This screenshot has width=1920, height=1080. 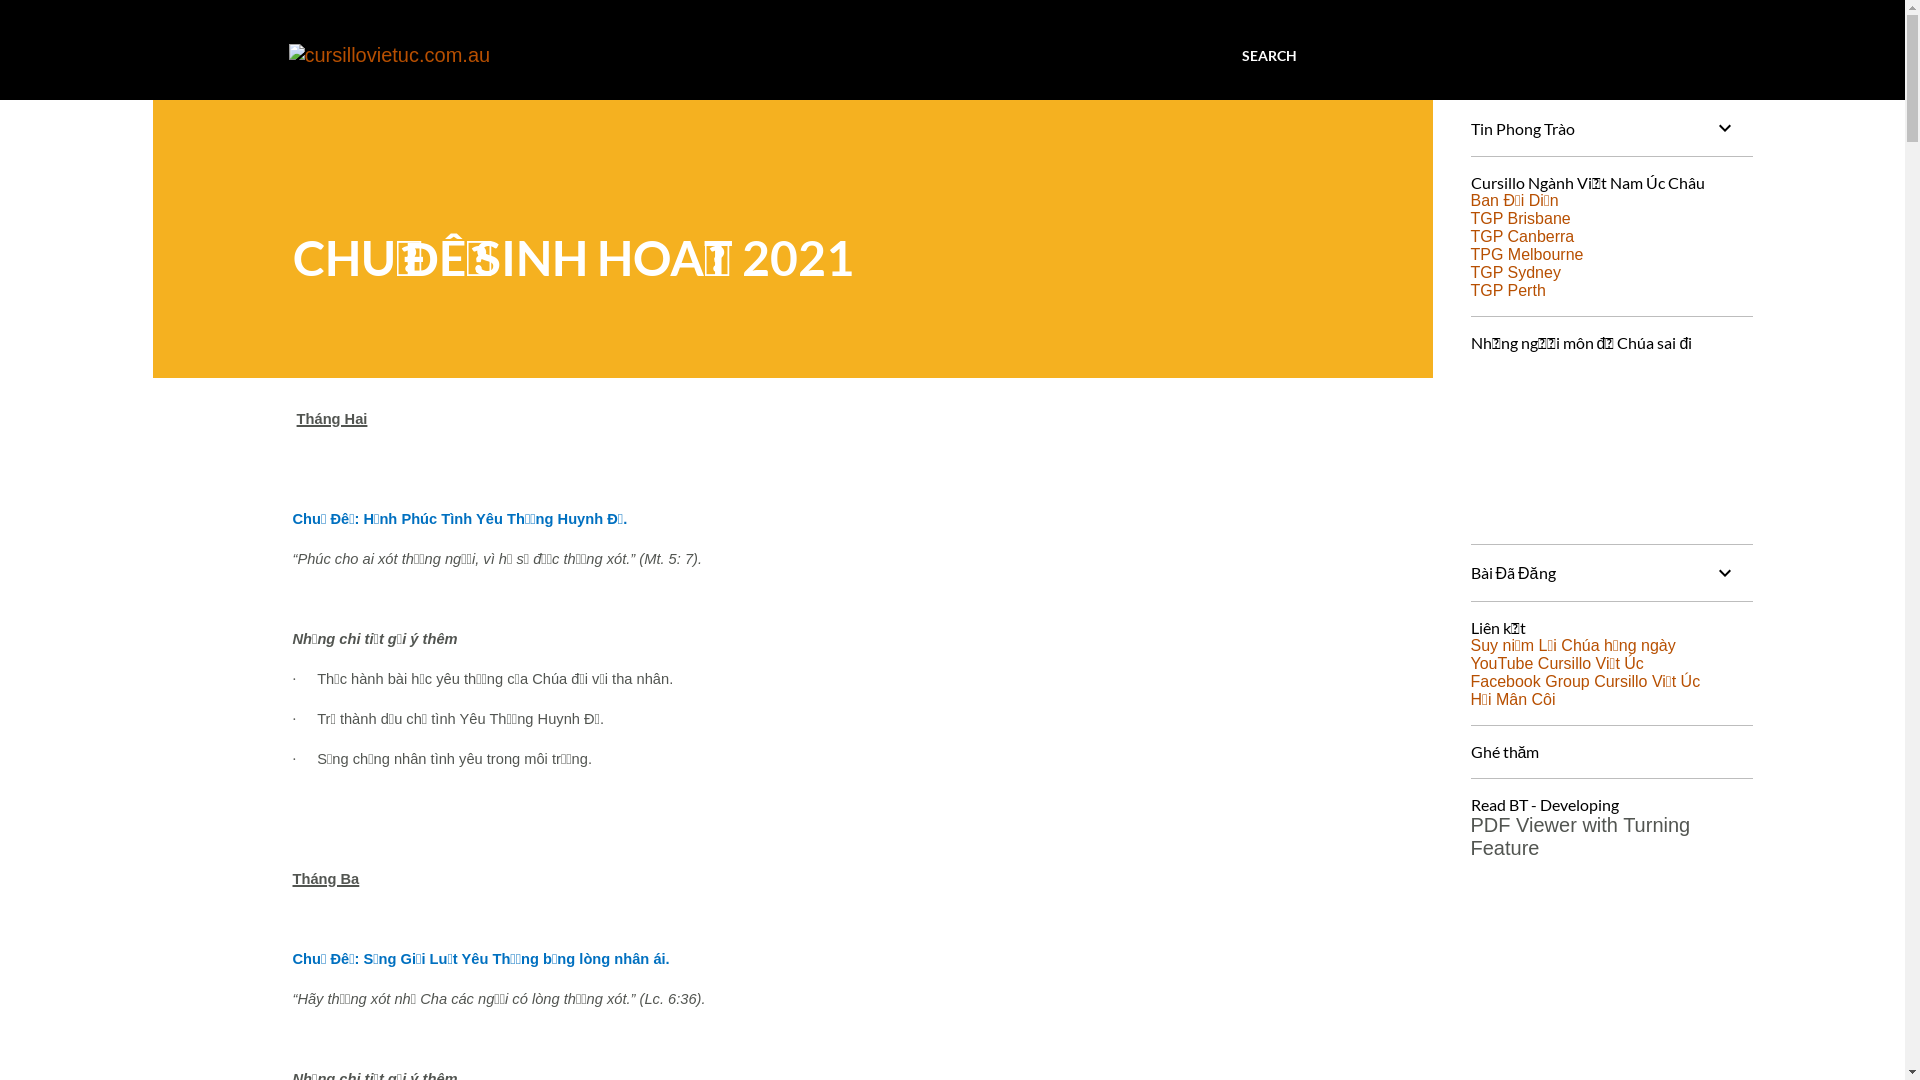 What do you see at coordinates (1520, 218) in the screenshot?
I see `'TGP Brisbane'` at bounding box center [1520, 218].